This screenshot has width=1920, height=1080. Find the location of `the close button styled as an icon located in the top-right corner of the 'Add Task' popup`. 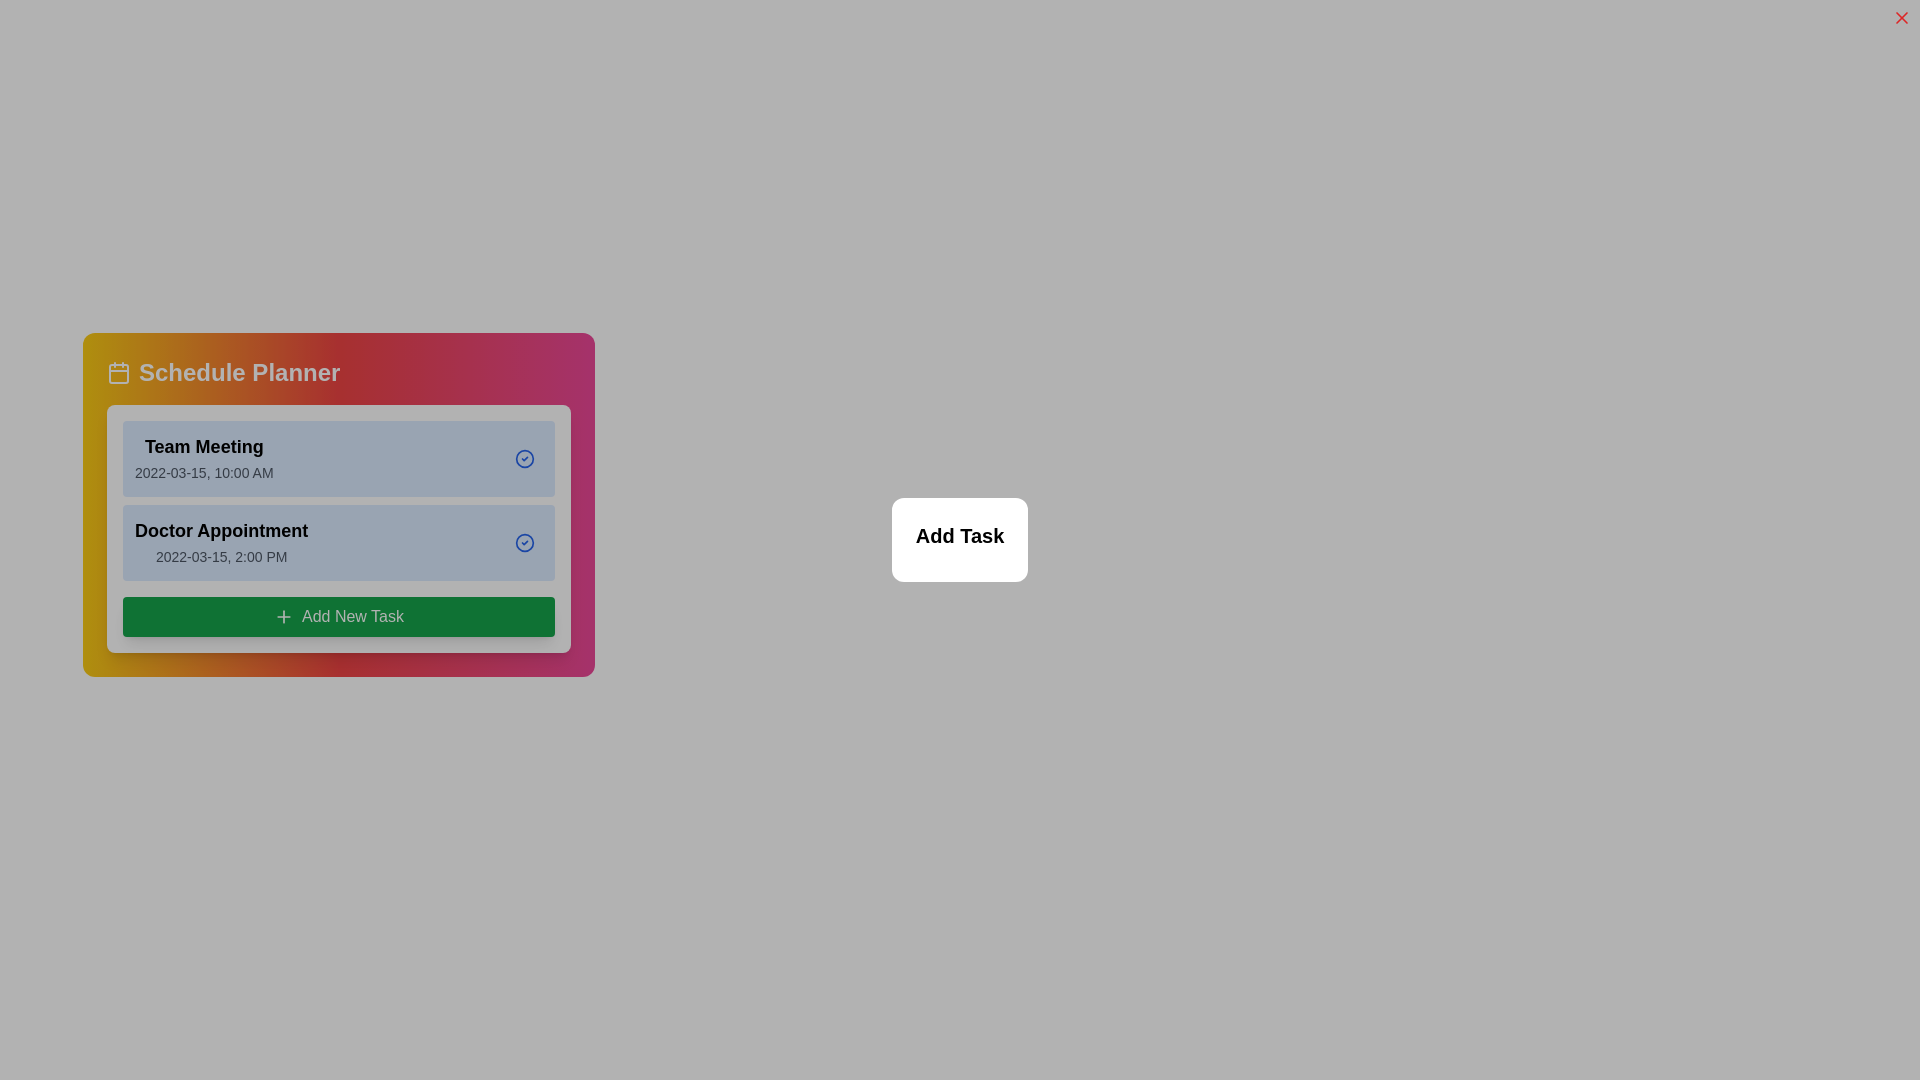

the close button styled as an icon located in the top-right corner of the 'Add Task' popup is located at coordinates (1900, 18).